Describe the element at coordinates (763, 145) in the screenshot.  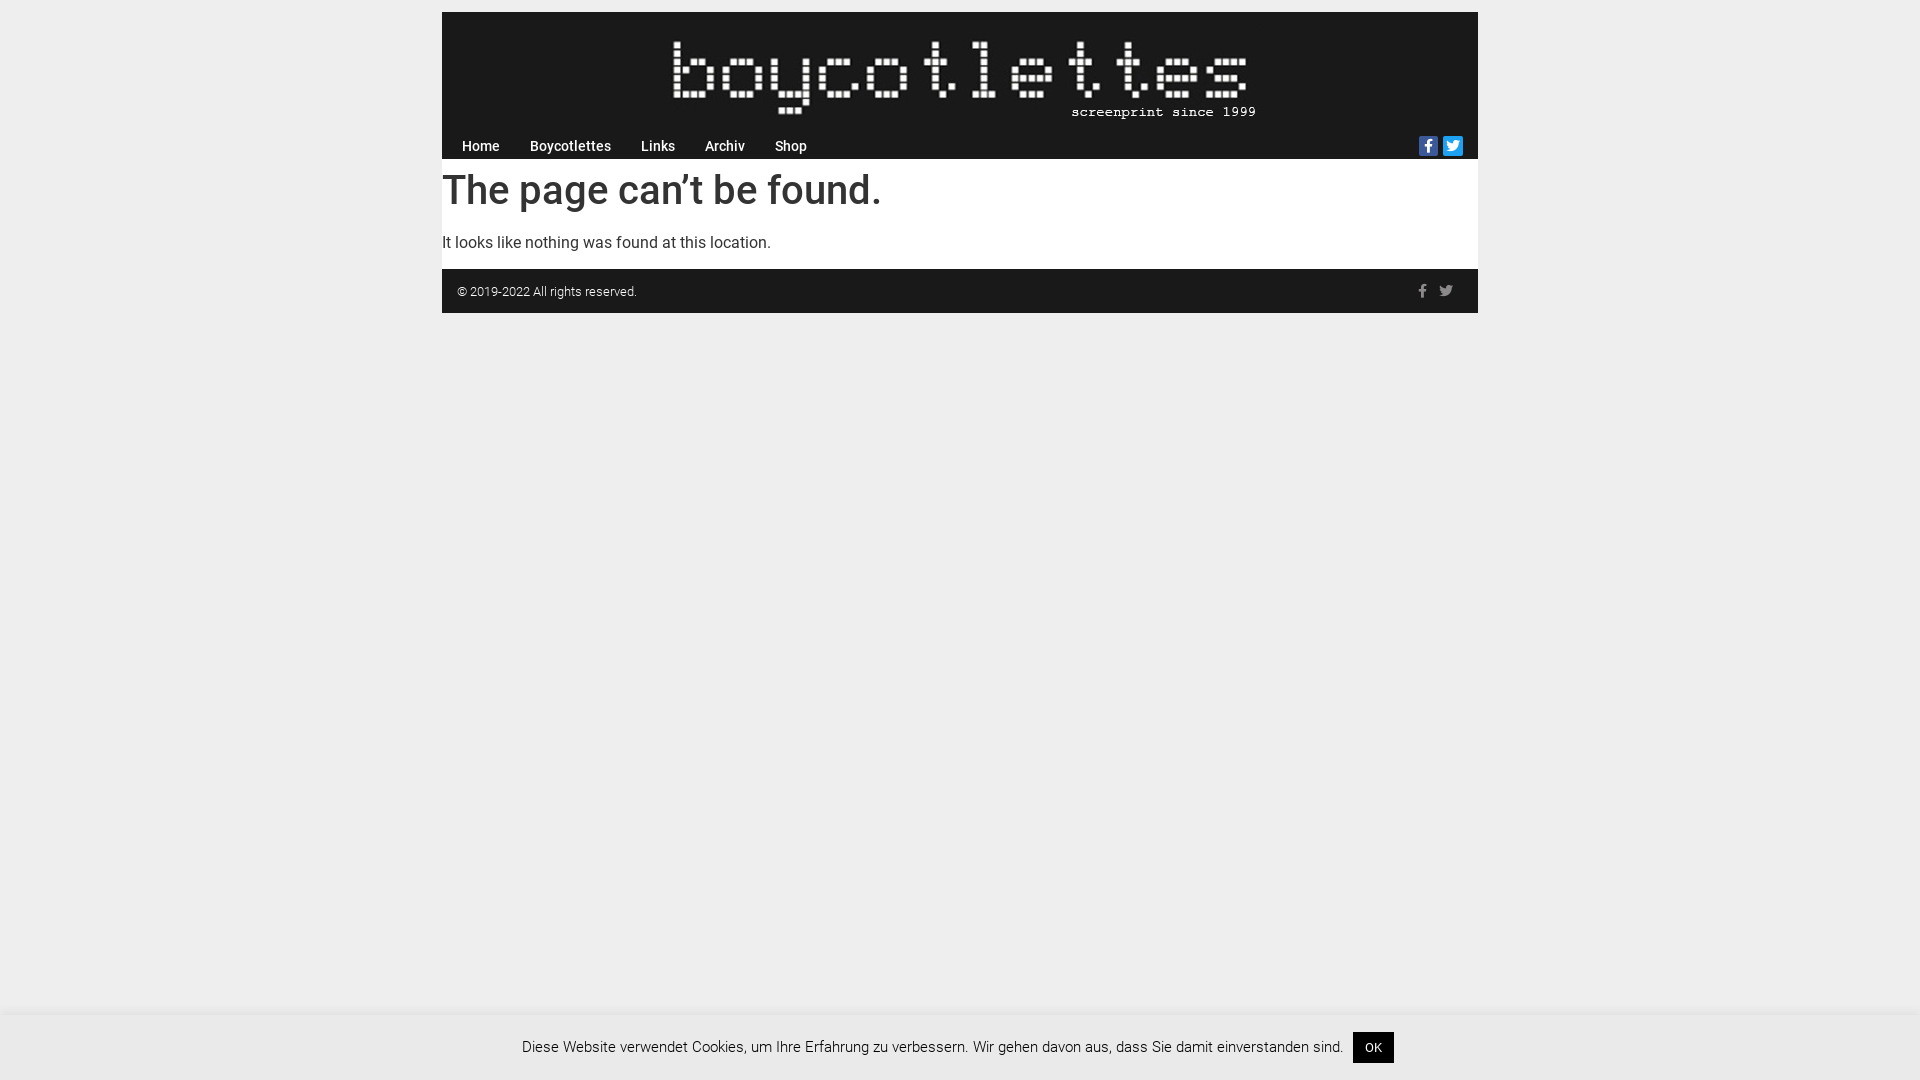
I see `'Shop'` at that location.